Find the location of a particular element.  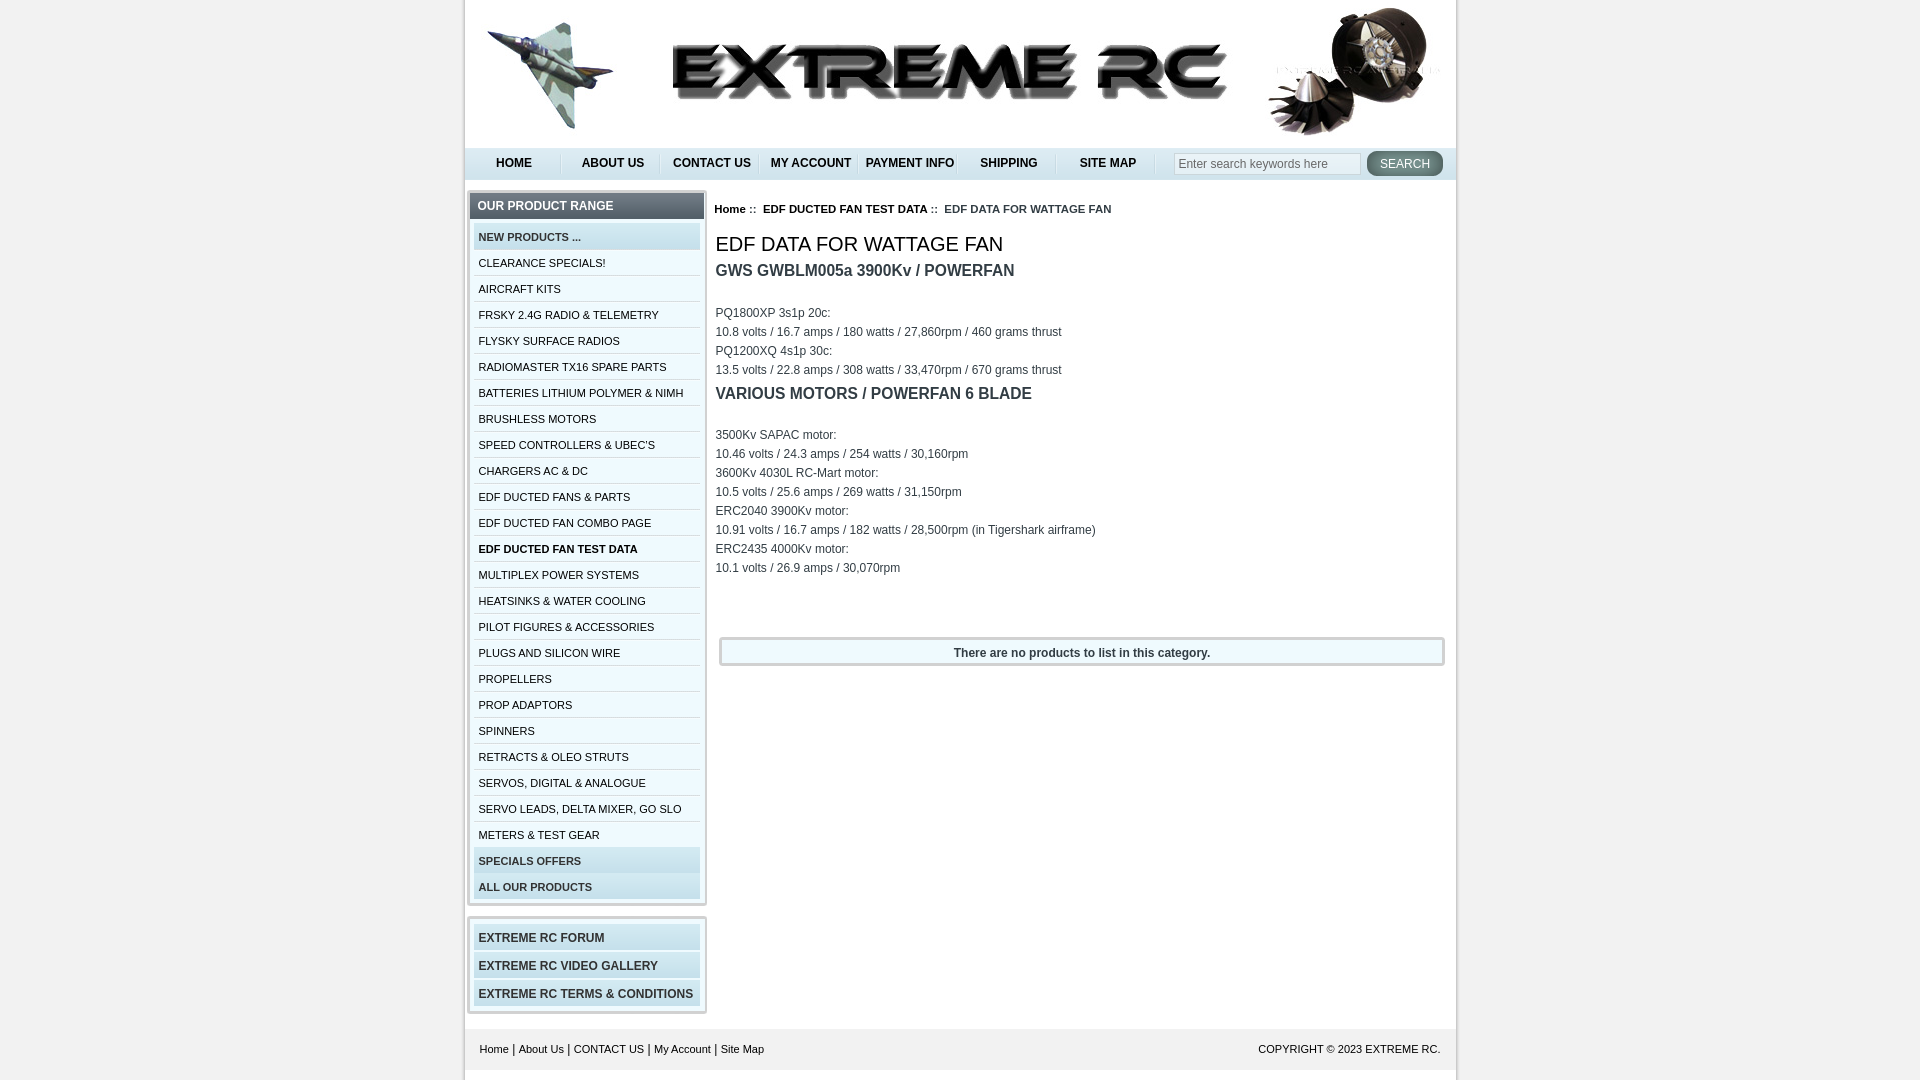

'SPECIALS OFFERS' is located at coordinates (585, 859).